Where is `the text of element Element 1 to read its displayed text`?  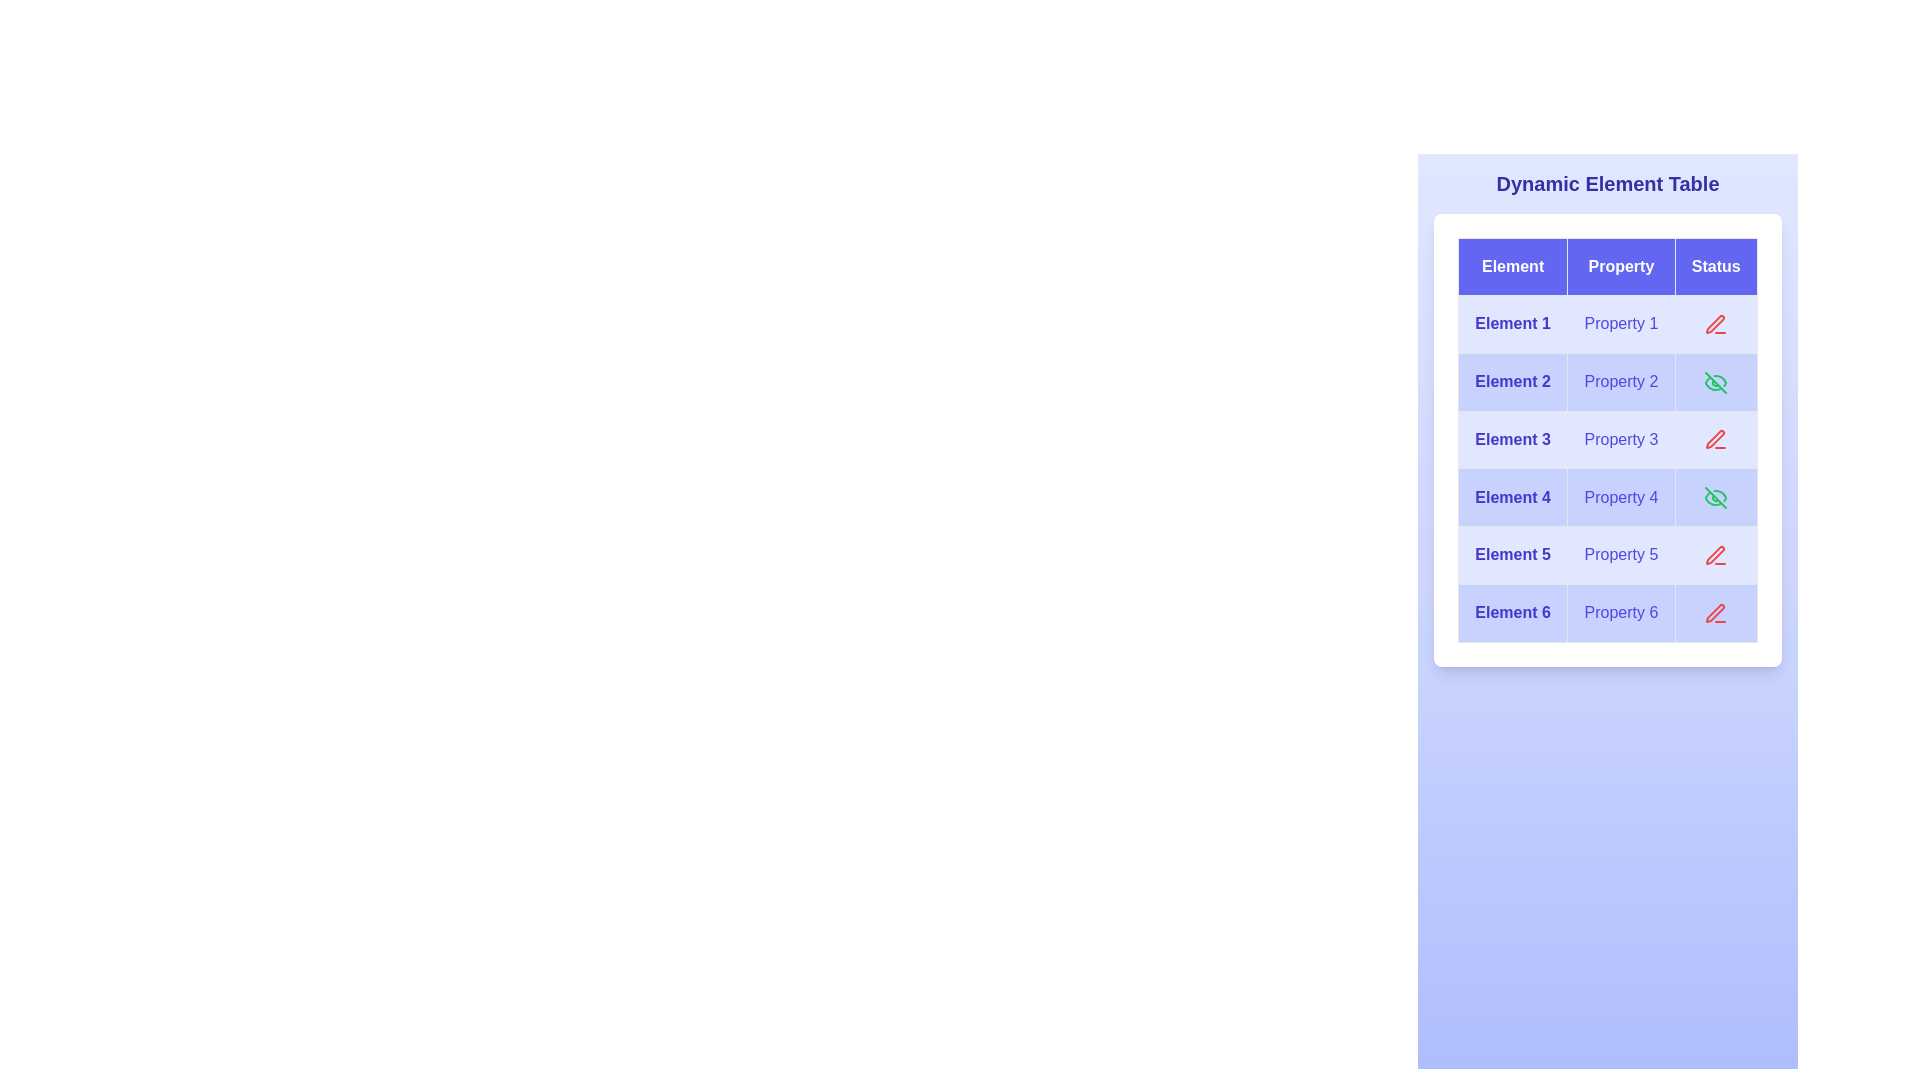 the text of element Element 1 to read its displayed text is located at coordinates (1513, 323).